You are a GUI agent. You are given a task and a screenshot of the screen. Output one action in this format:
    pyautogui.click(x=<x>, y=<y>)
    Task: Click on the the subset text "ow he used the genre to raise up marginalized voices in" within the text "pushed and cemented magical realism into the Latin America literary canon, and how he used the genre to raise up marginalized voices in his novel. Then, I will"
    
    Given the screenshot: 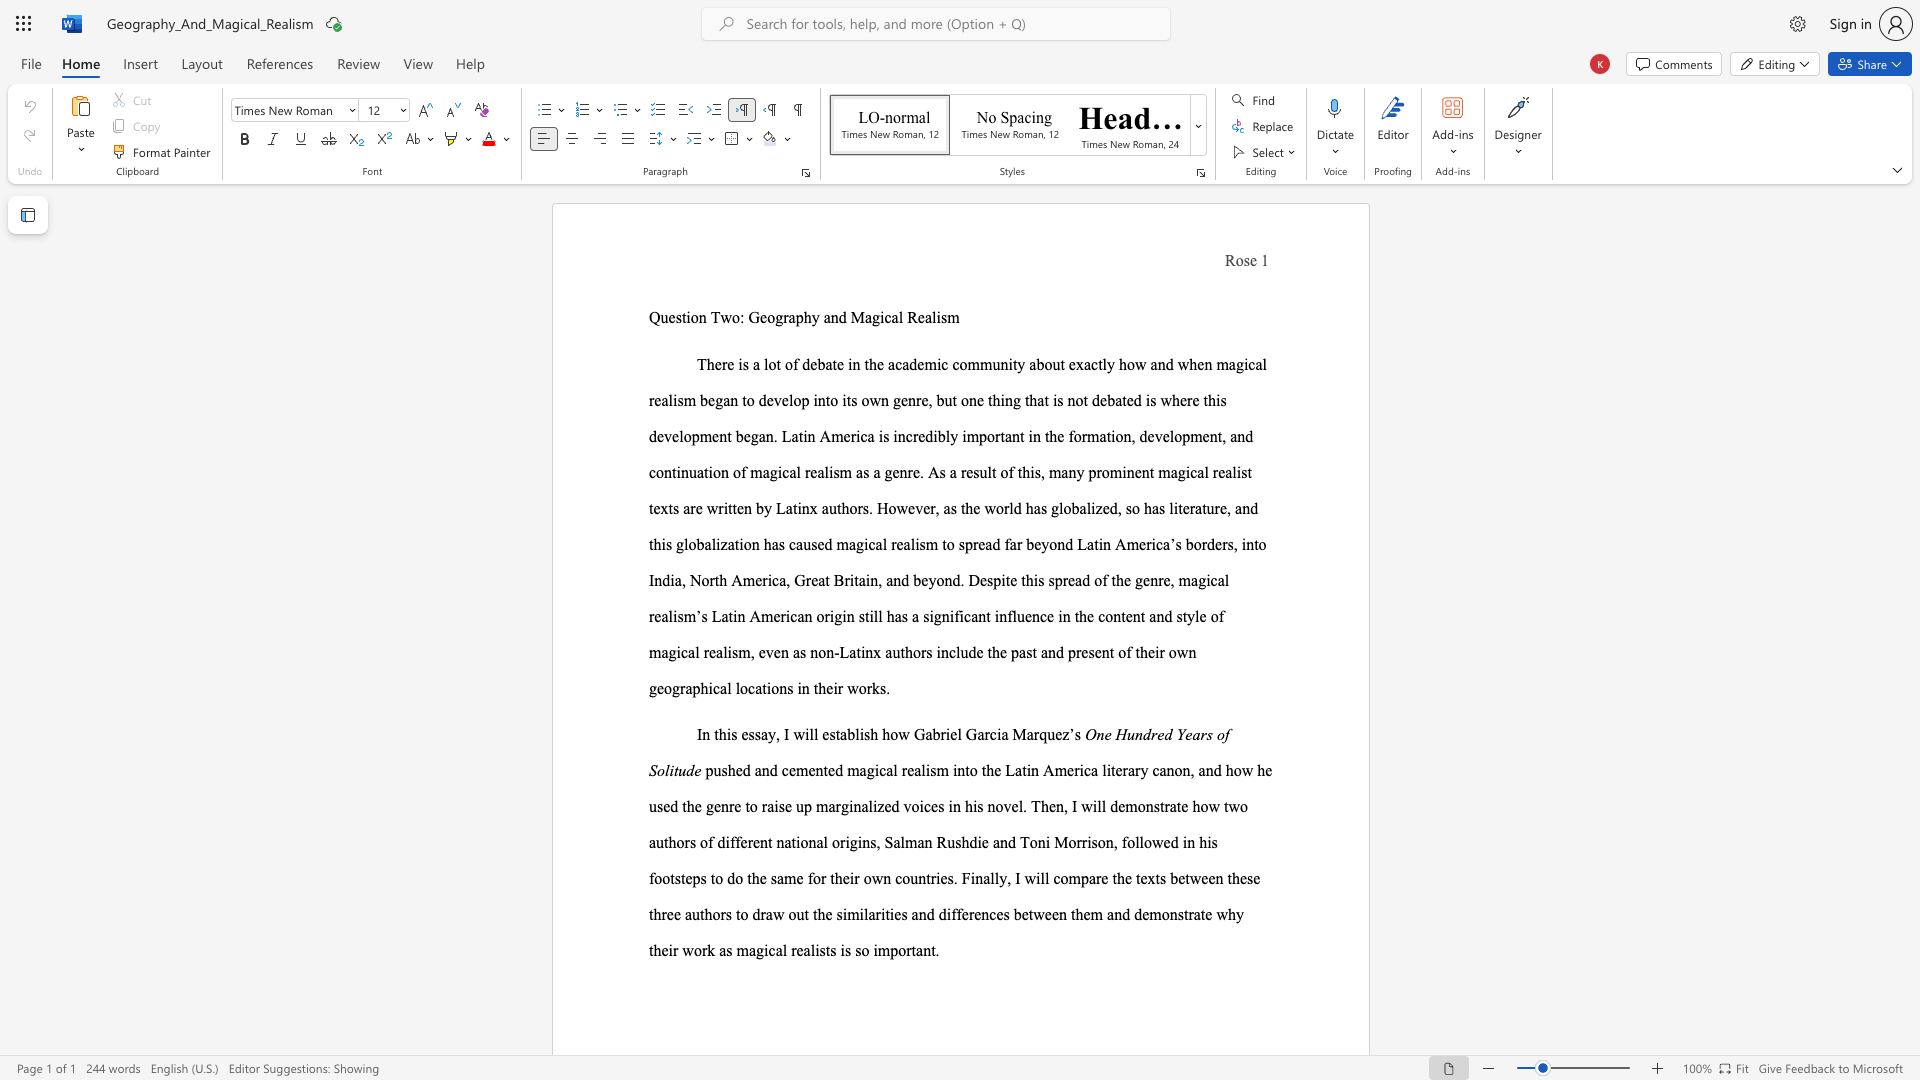 What is the action you would take?
    pyautogui.click(x=1232, y=769)
    